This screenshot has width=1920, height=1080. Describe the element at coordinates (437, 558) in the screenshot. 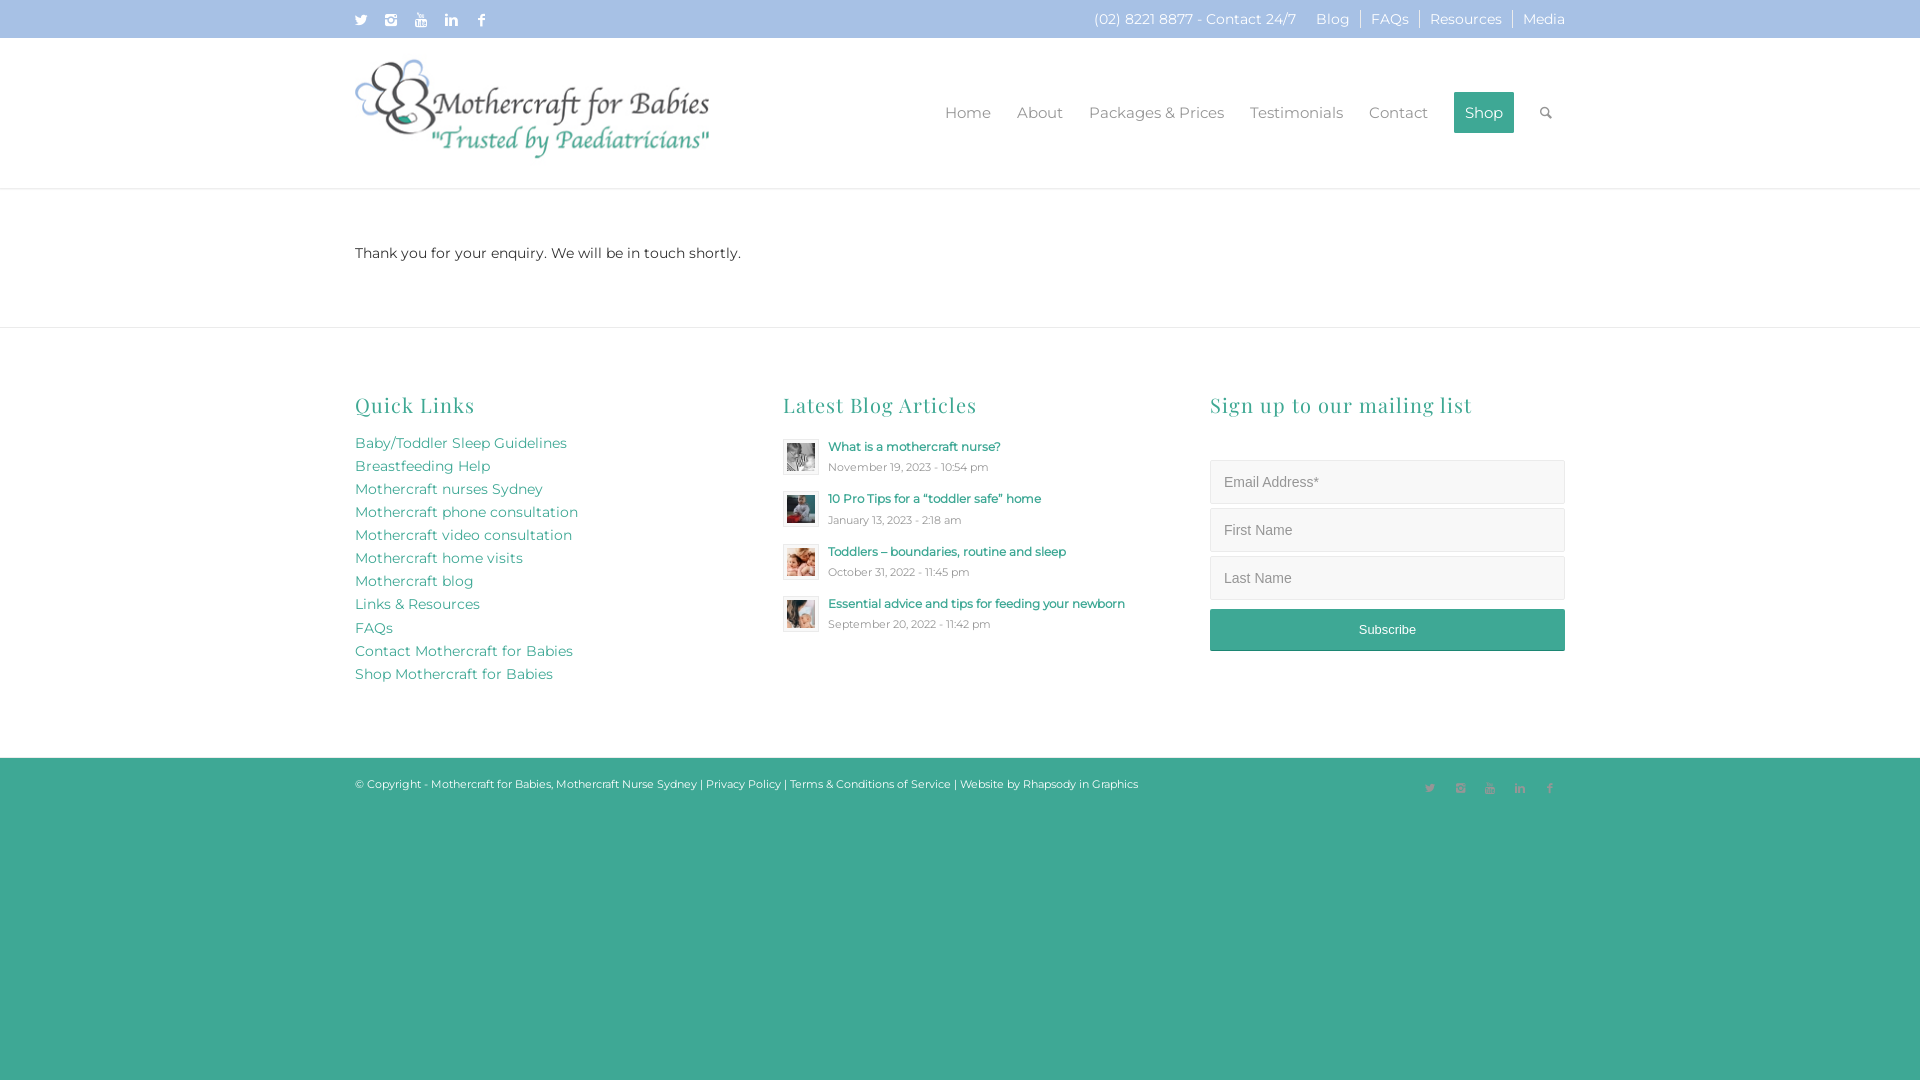

I see `'Mothercraft home visits'` at that location.